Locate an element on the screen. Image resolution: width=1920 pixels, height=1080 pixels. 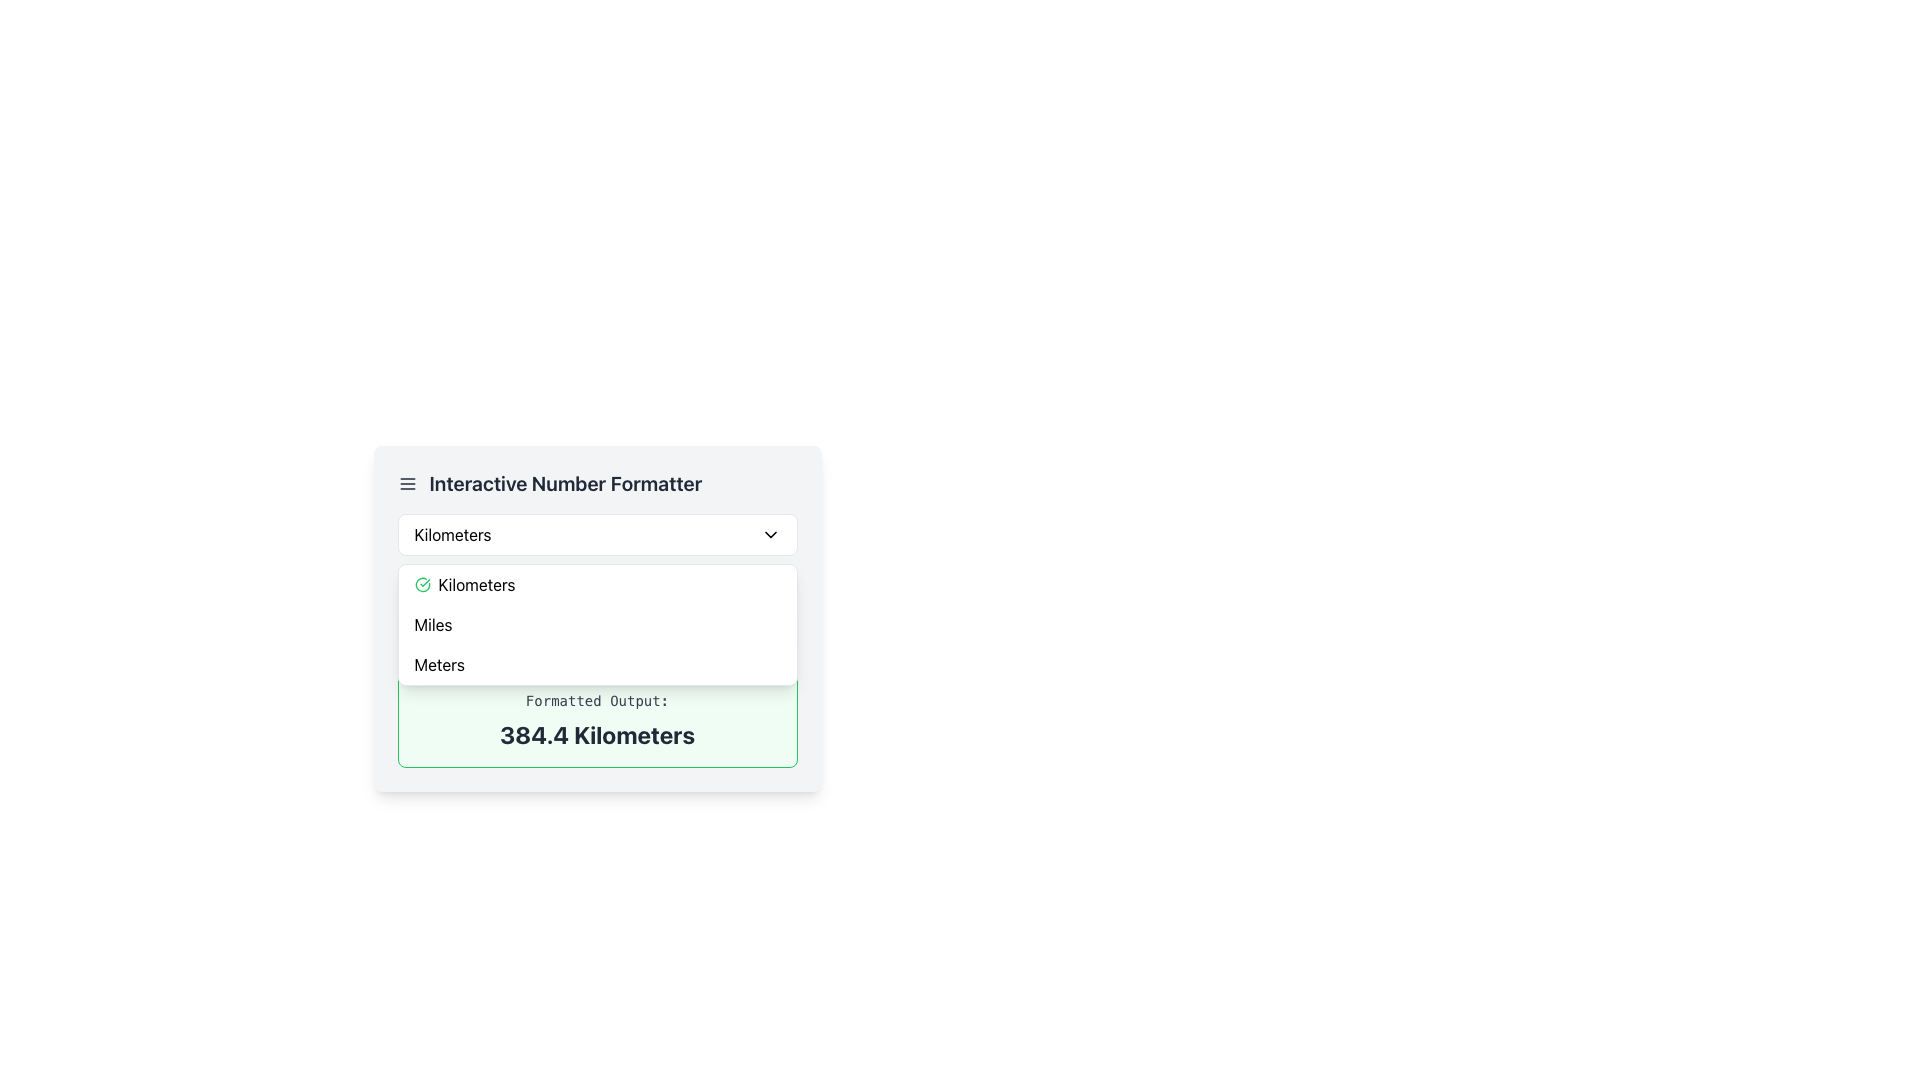
the 'Meters' text label option in the dropdown list is located at coordinates (438, 664).